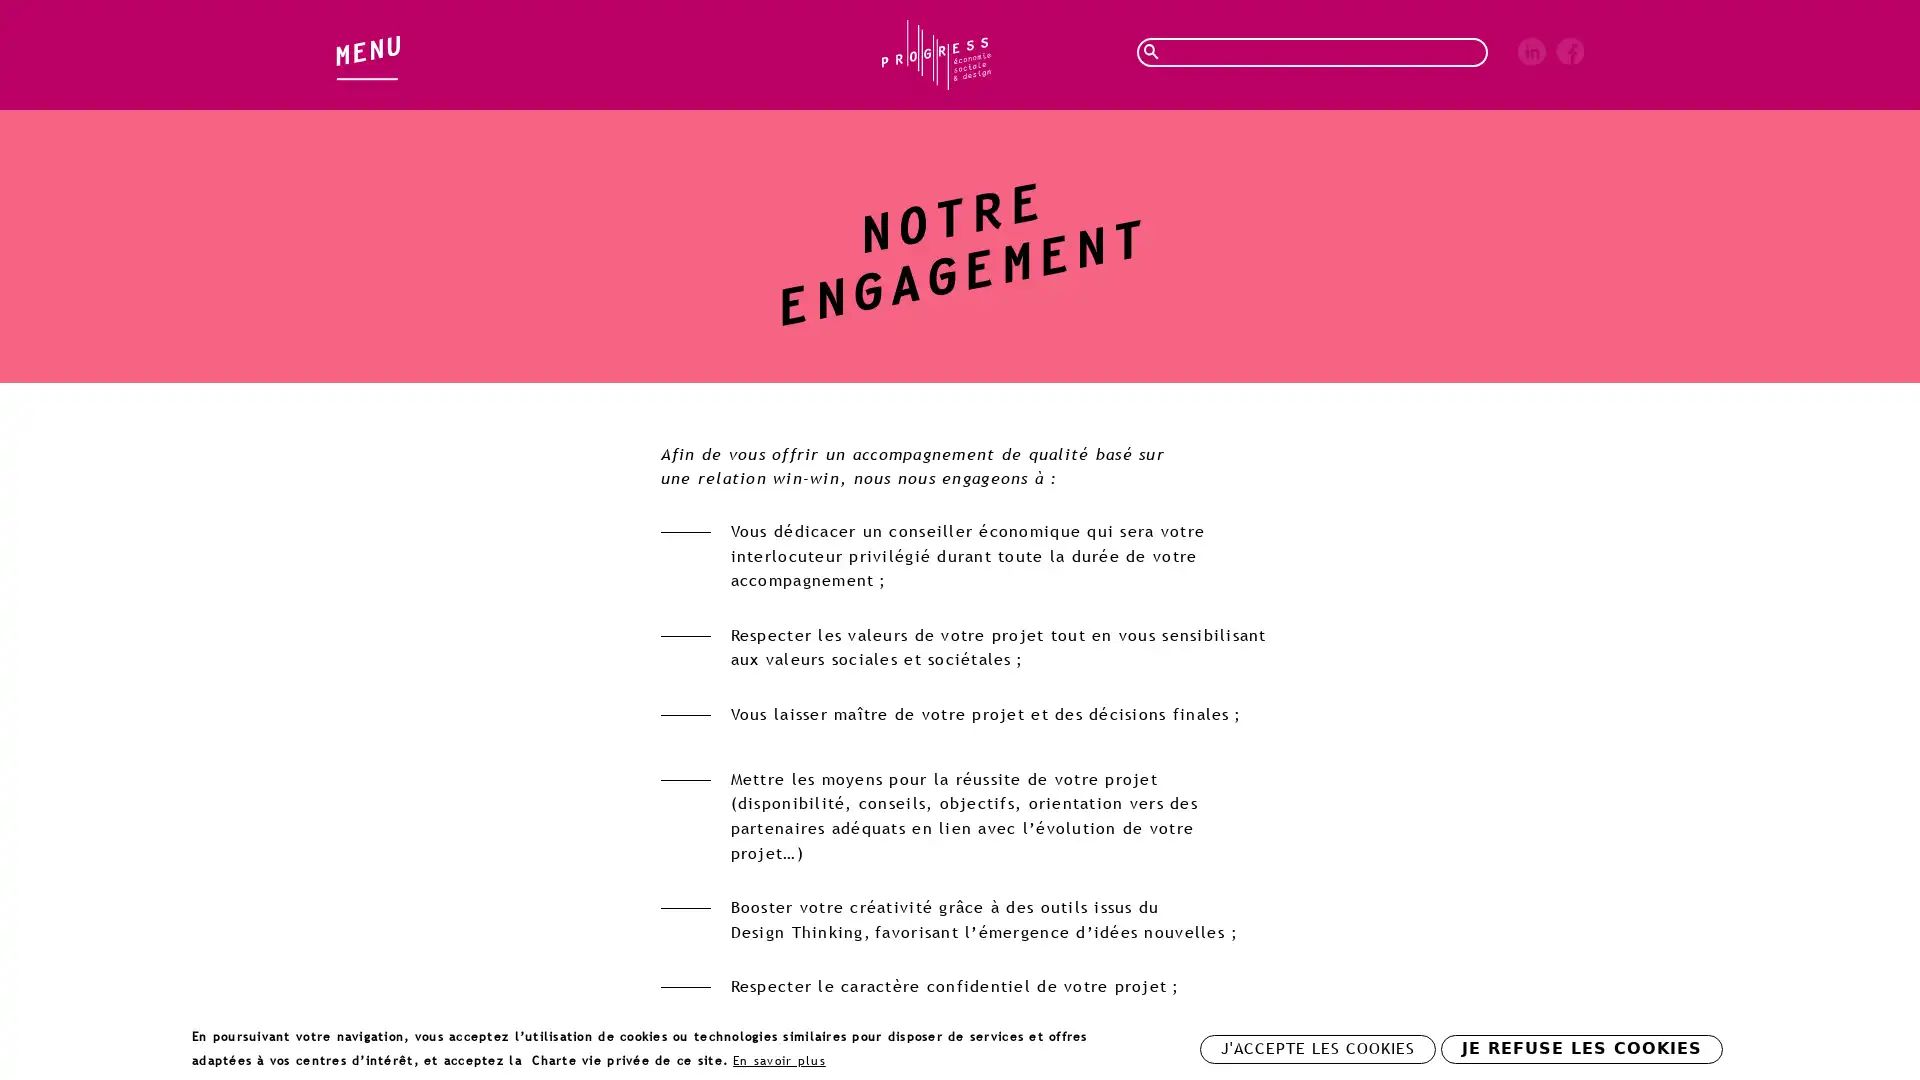 The height and width of the screenshot is (1080, 1920). Describe the element at coordinates (1476, 53) in the screenshot. I see `Rechercher` at that location.